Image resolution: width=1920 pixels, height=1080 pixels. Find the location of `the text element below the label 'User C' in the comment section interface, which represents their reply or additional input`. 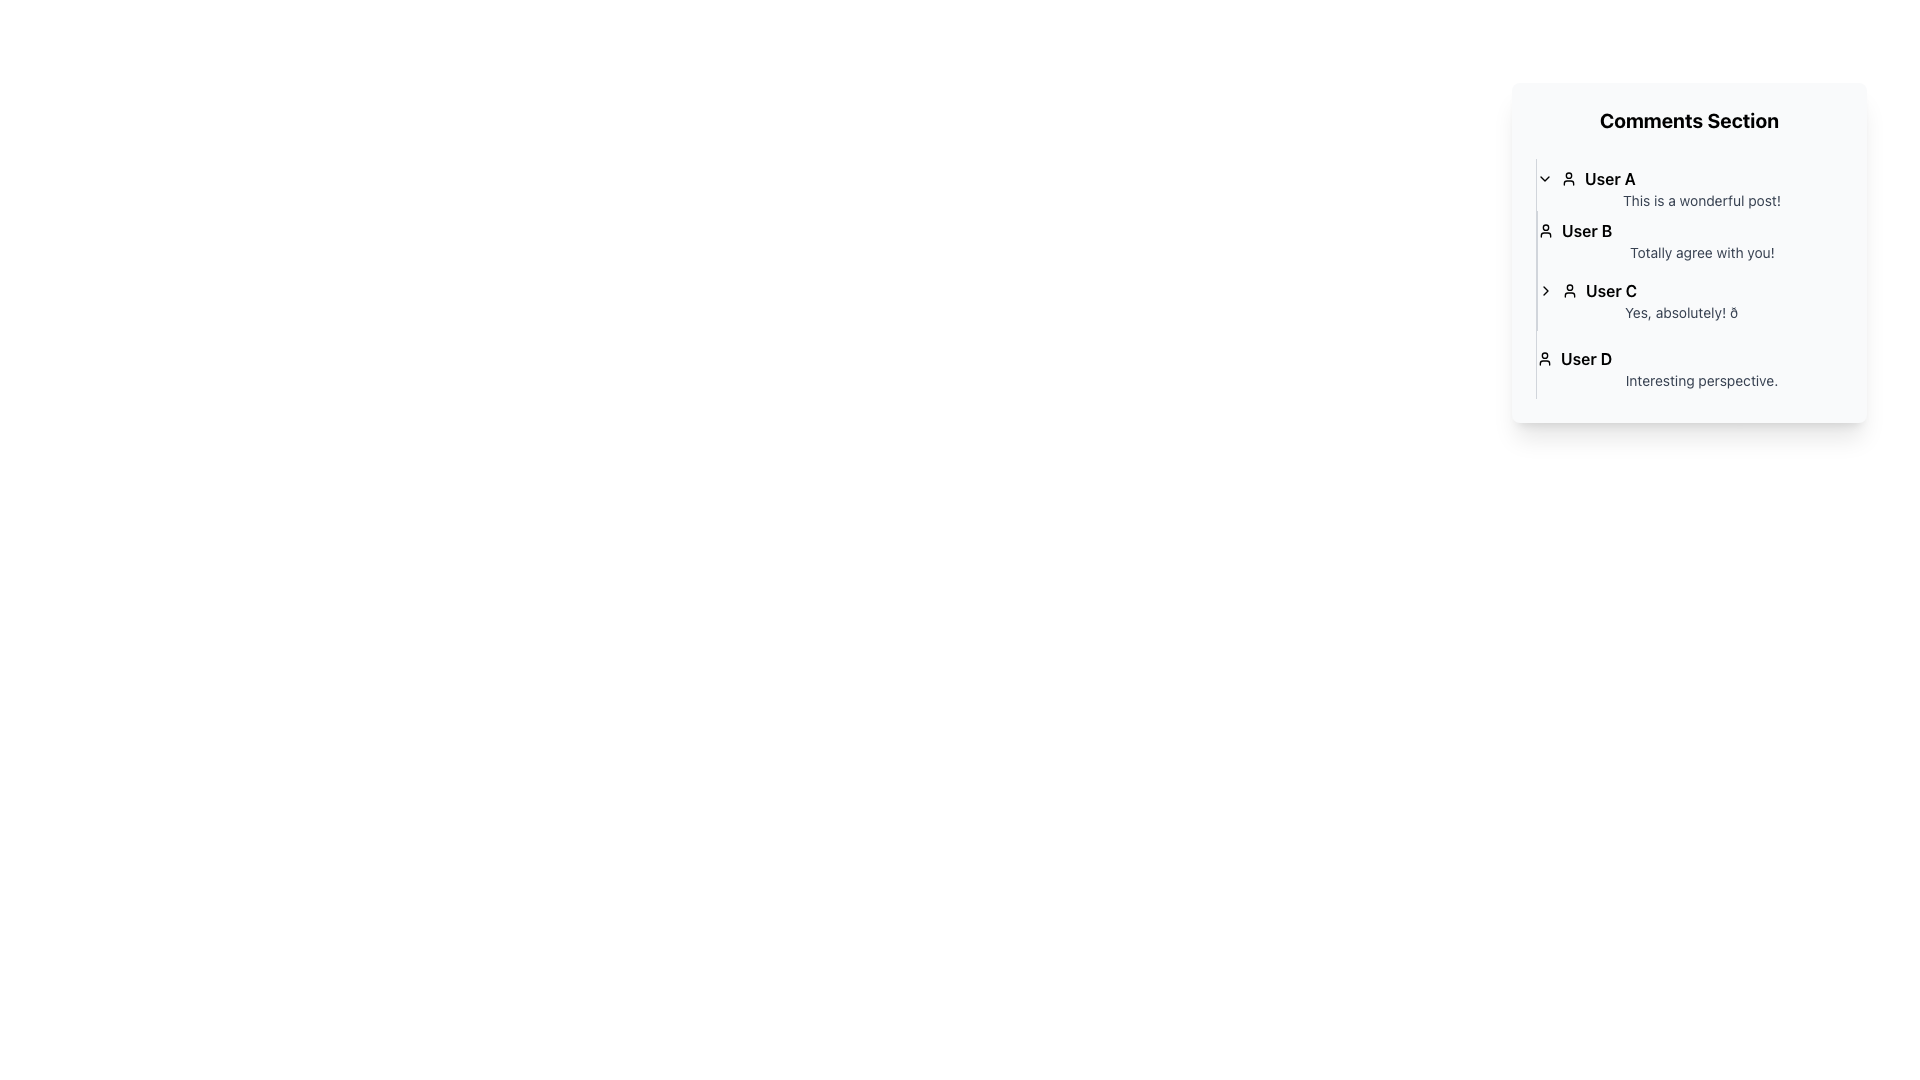

the text element below the label 'User C' in the comment section interface, which represents their reply or additional input is located at coordinates (1689, 312).